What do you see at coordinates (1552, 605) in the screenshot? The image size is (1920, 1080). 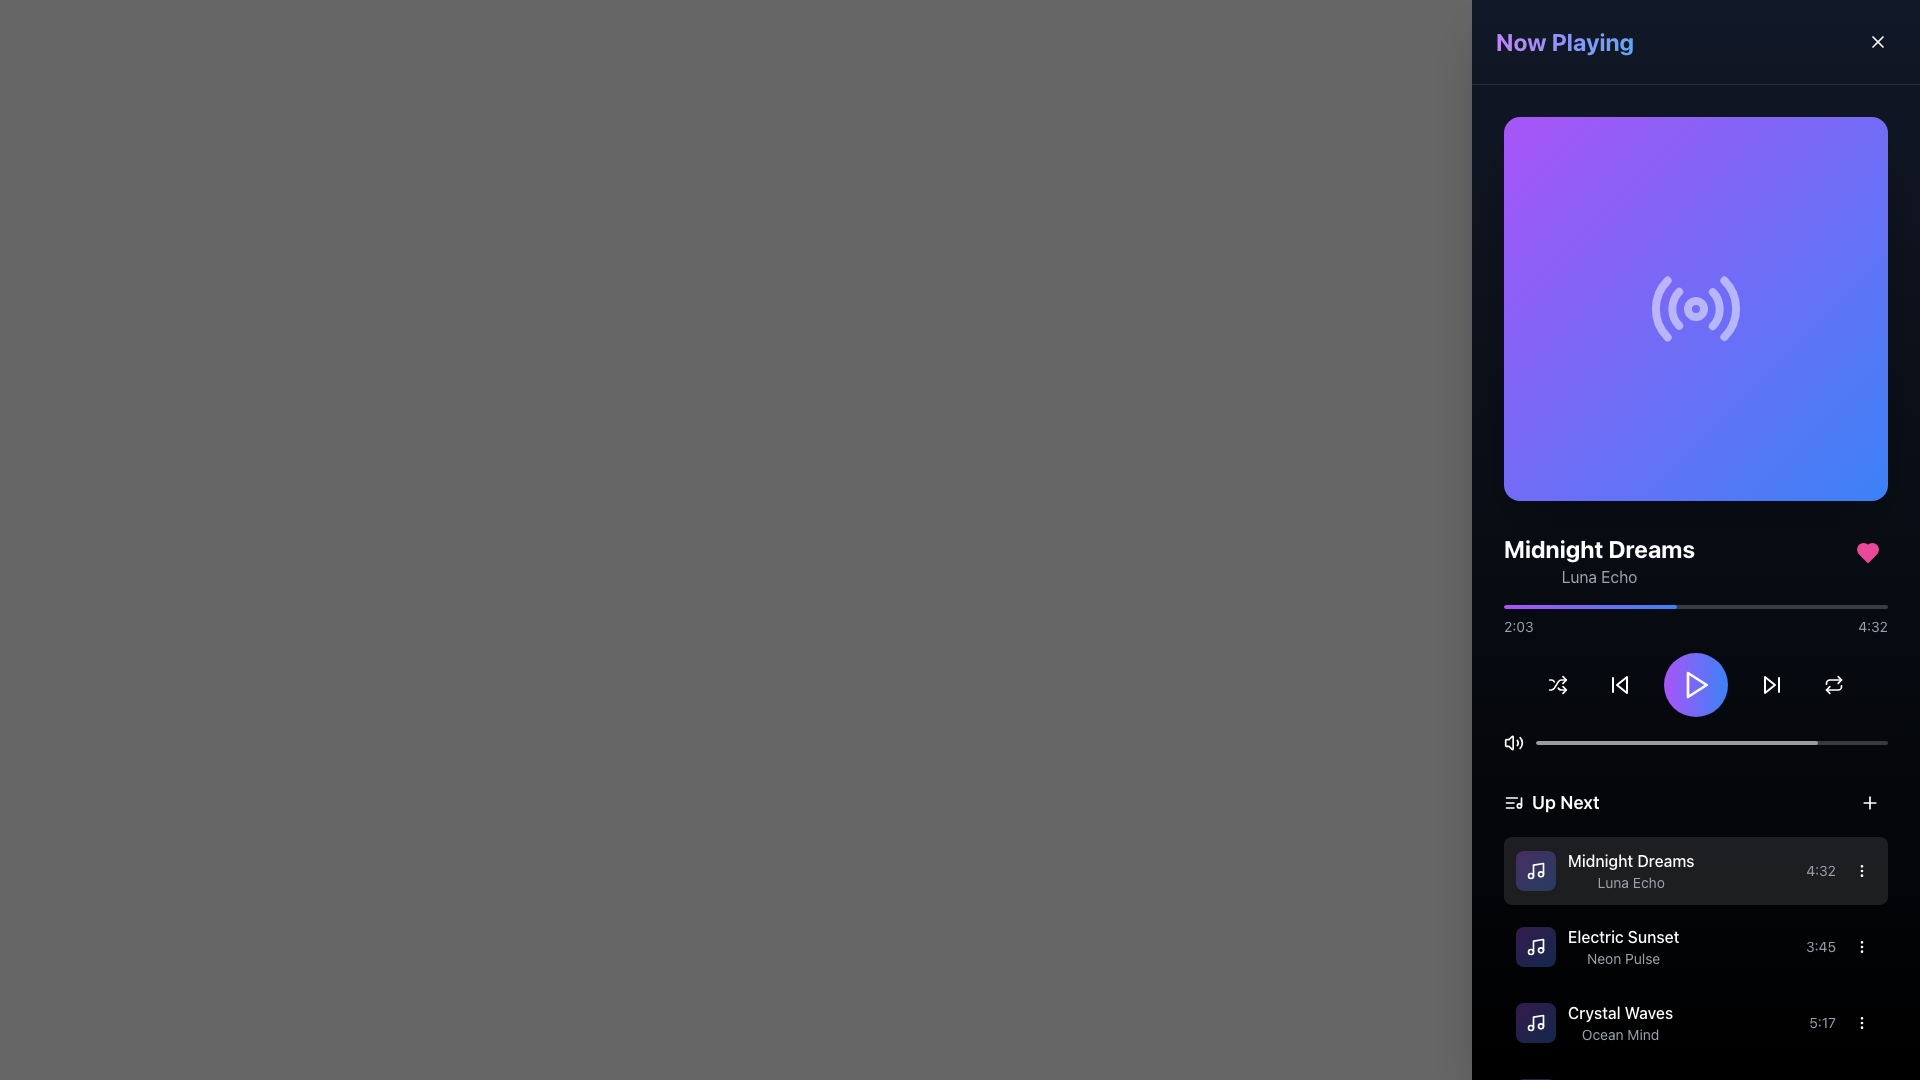 I see `the audio progress` at bounding box center [1552, 605].